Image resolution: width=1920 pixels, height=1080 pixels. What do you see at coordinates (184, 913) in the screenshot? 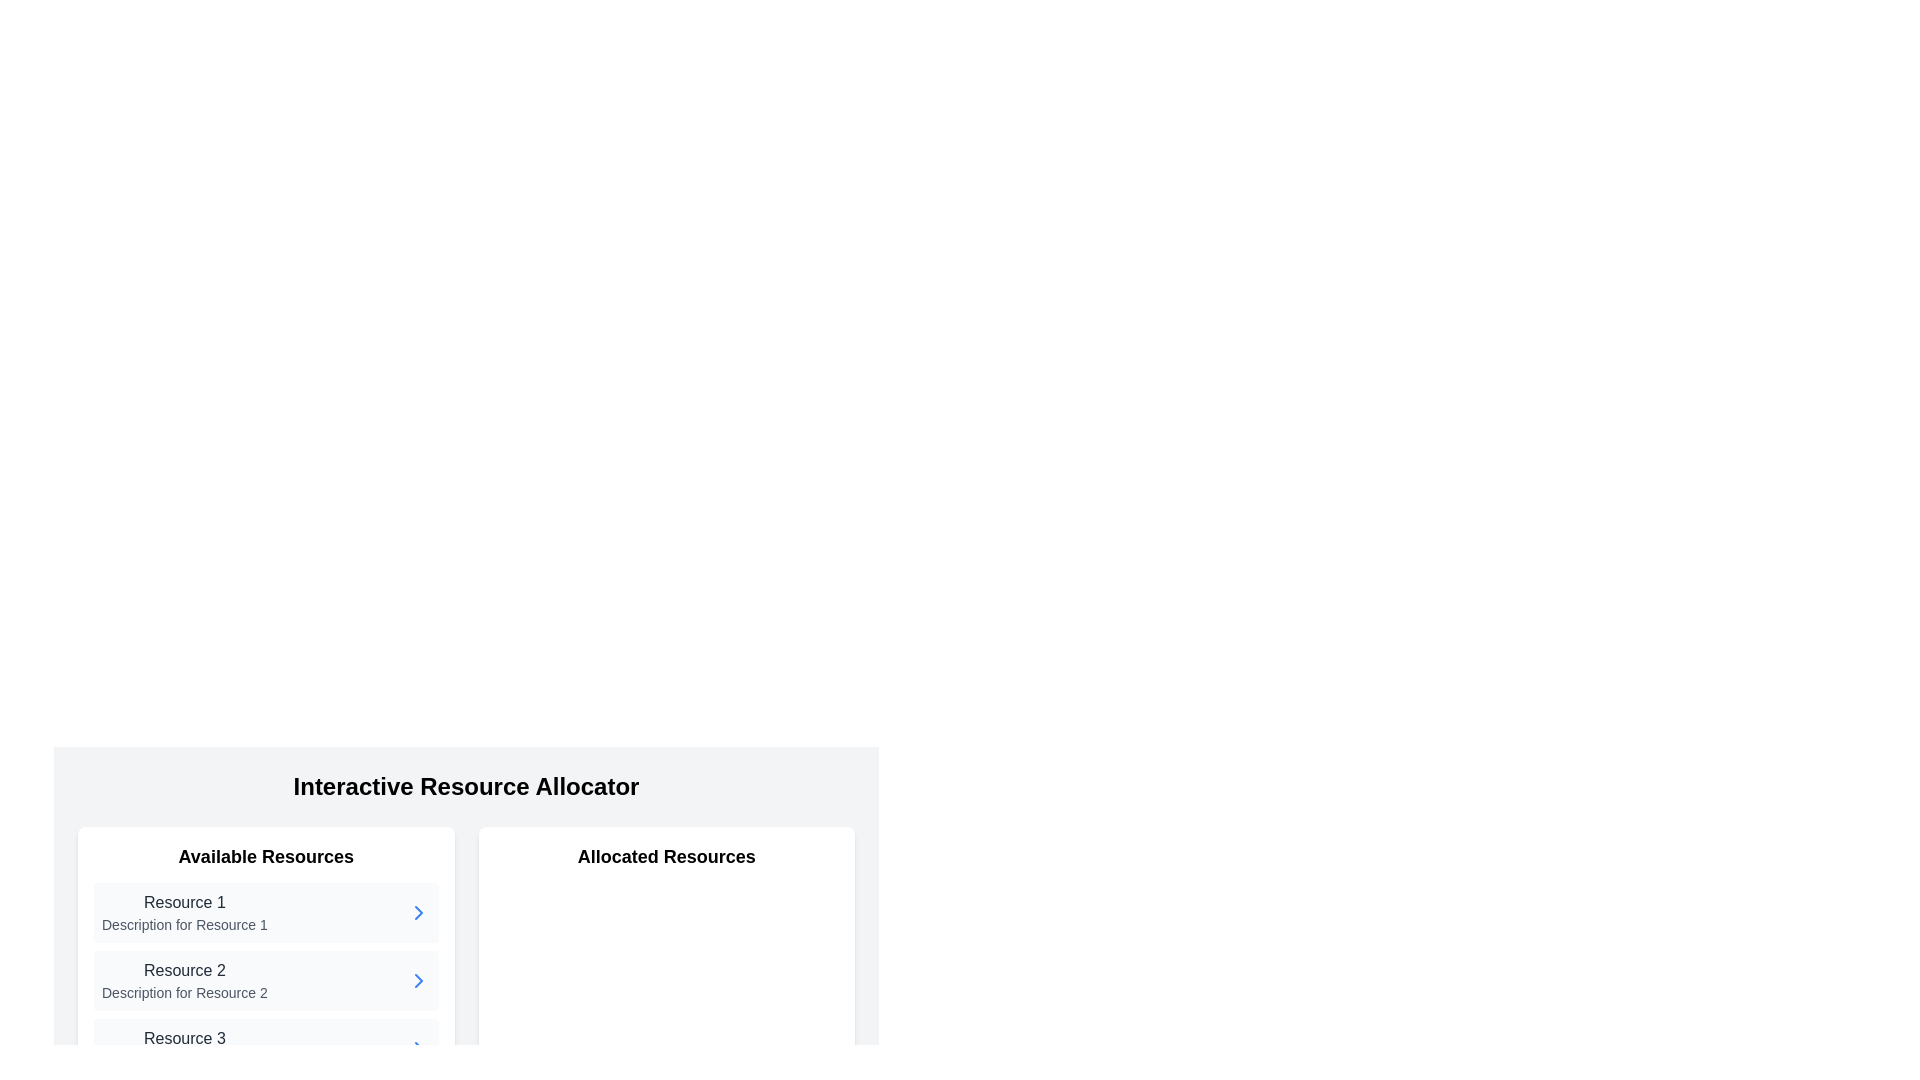
I see `the first list item under 'Available Resources' which contains 'Resource 1' in bold and 'Description for Resource 1' in smaller gray font` at bounding box center [184, 913].